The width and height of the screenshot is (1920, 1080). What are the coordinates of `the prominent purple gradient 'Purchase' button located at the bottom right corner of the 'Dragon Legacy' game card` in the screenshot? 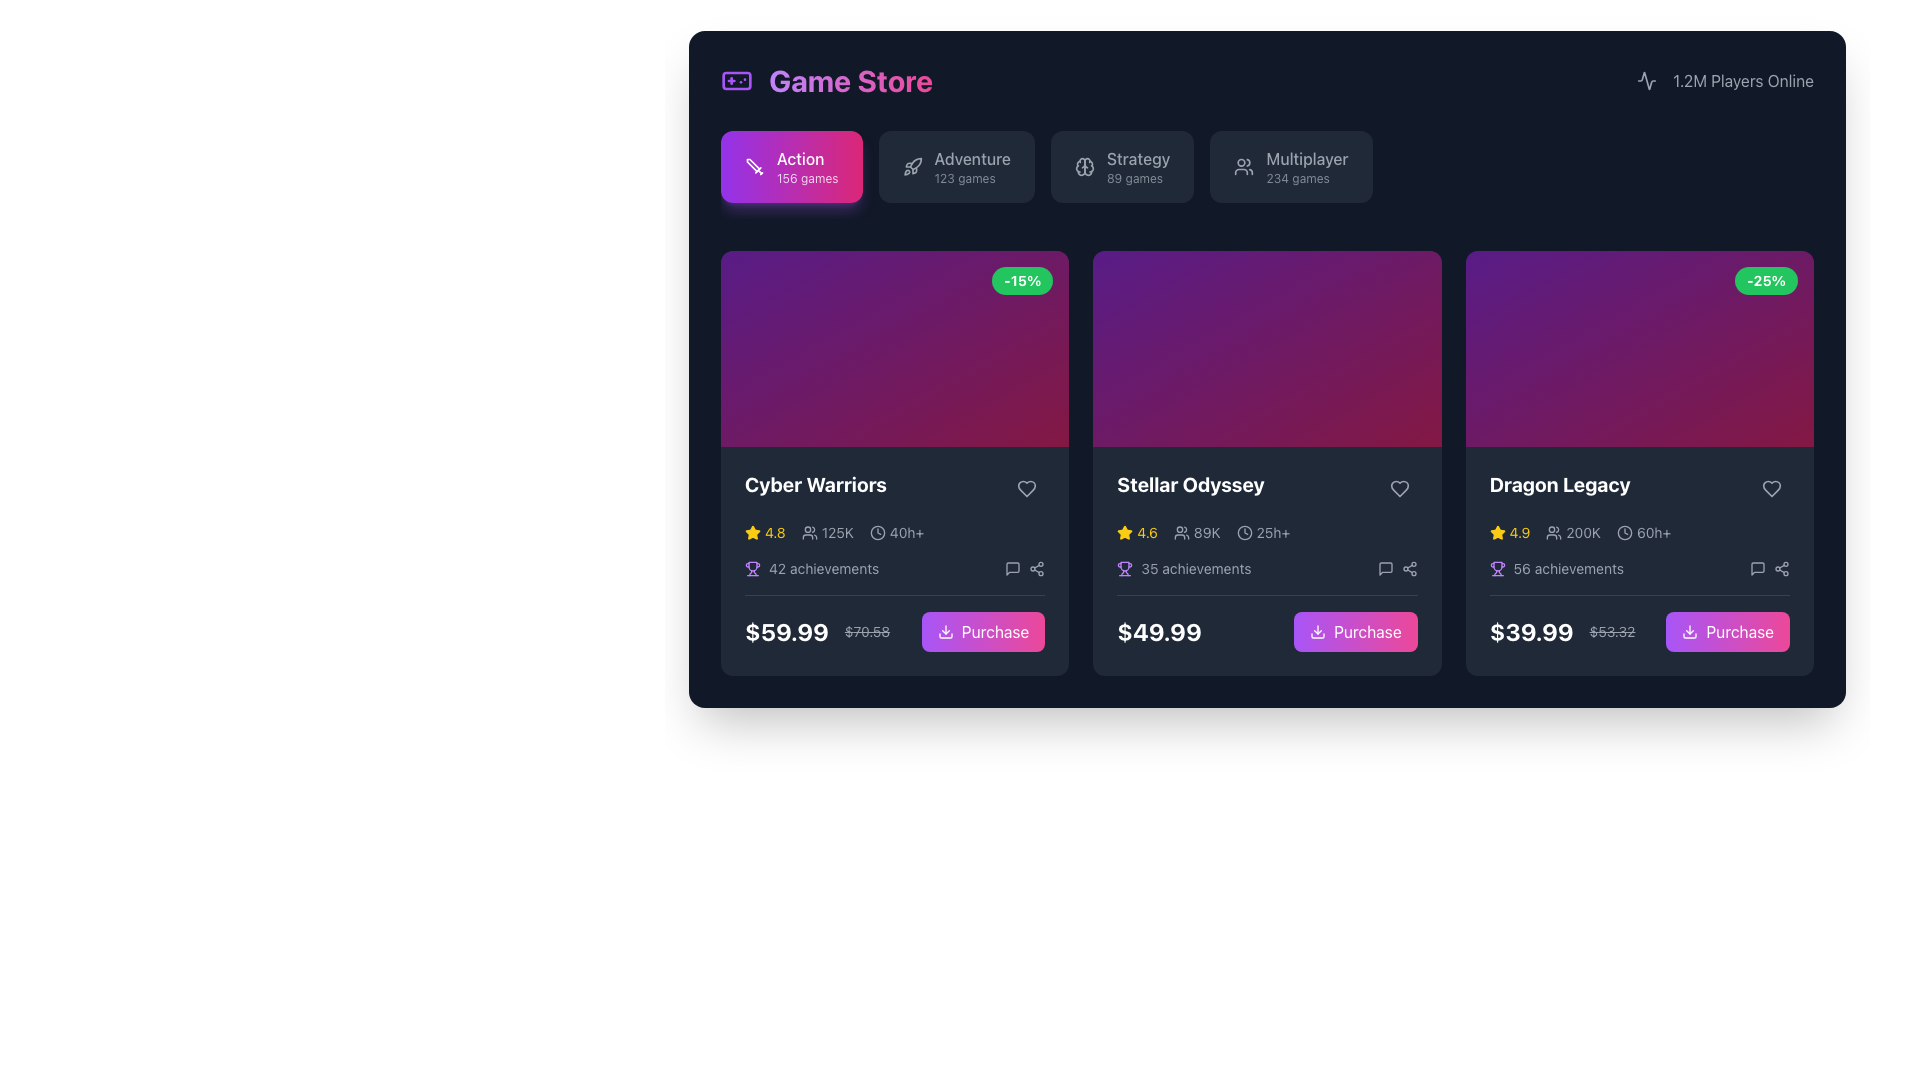 It's located at (1639, 622).